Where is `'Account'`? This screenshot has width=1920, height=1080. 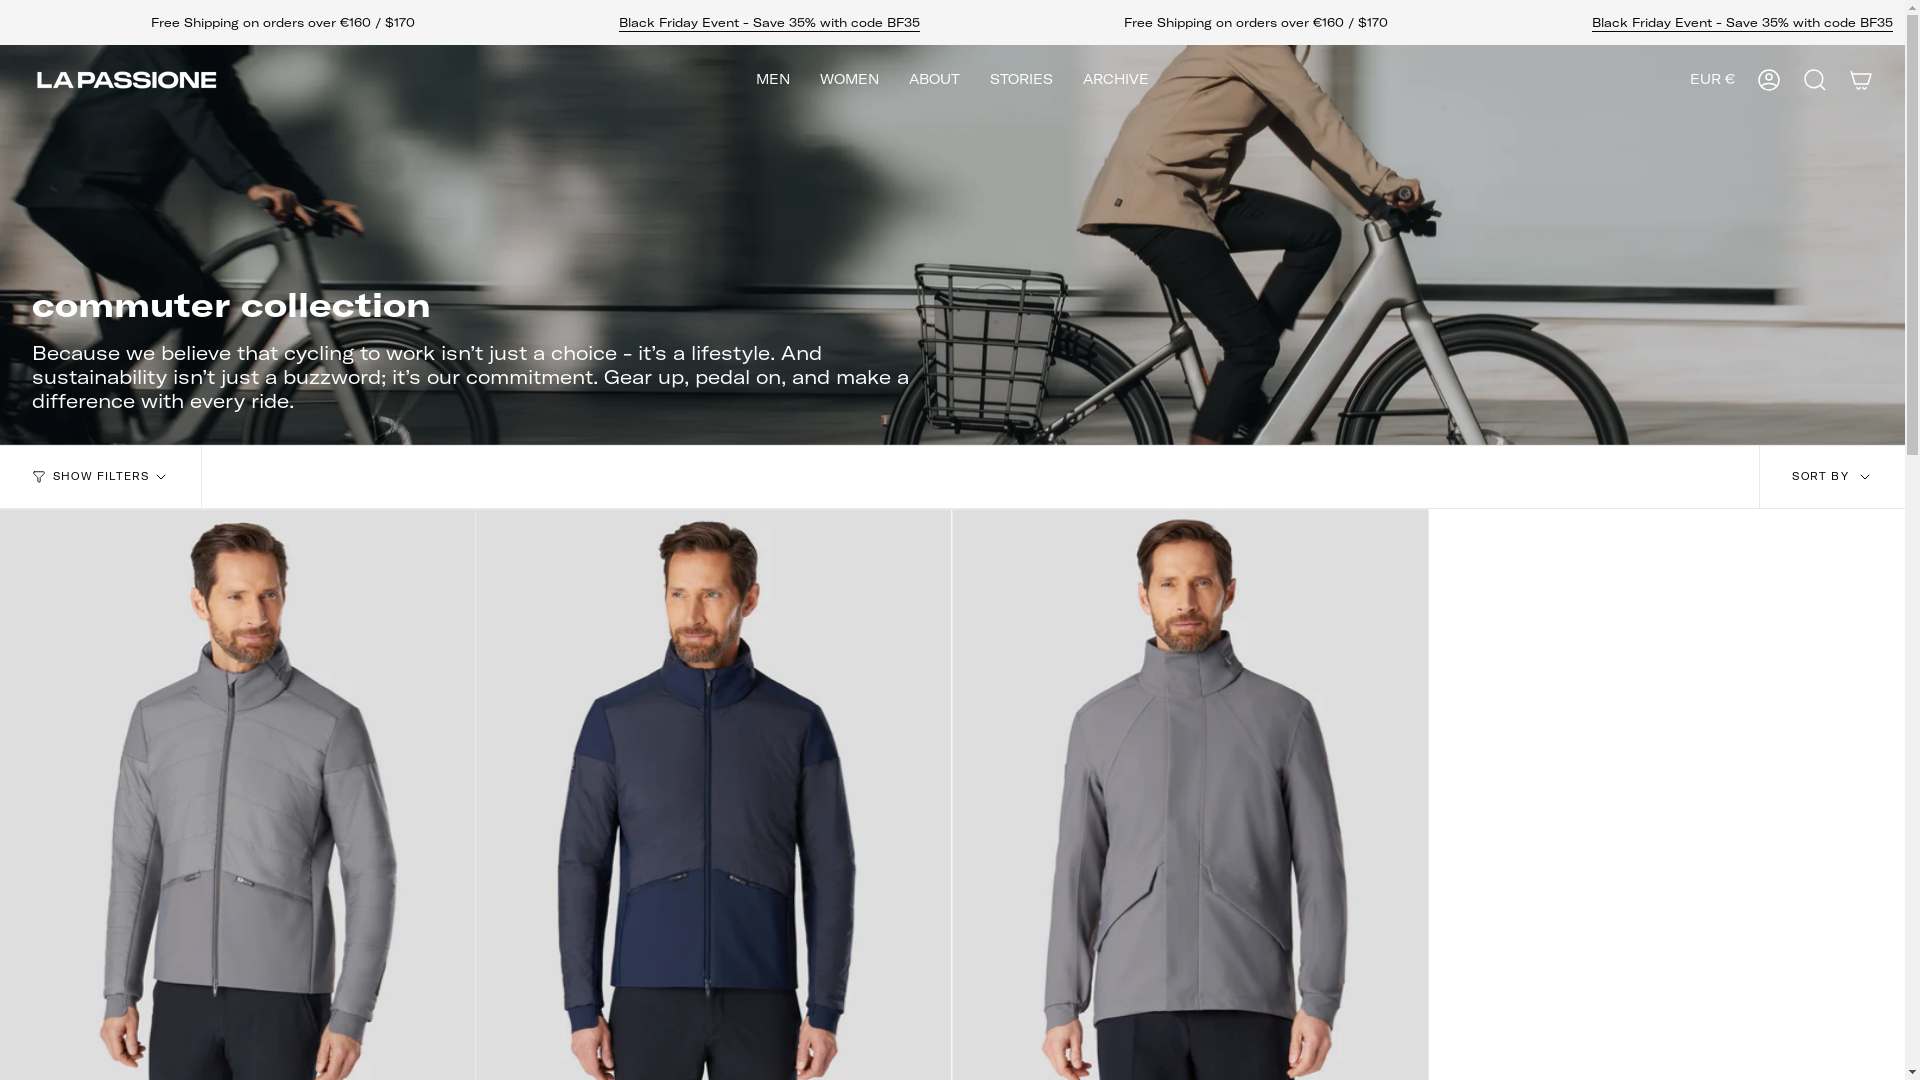 'Account' is located at coordinates (1769, 79).